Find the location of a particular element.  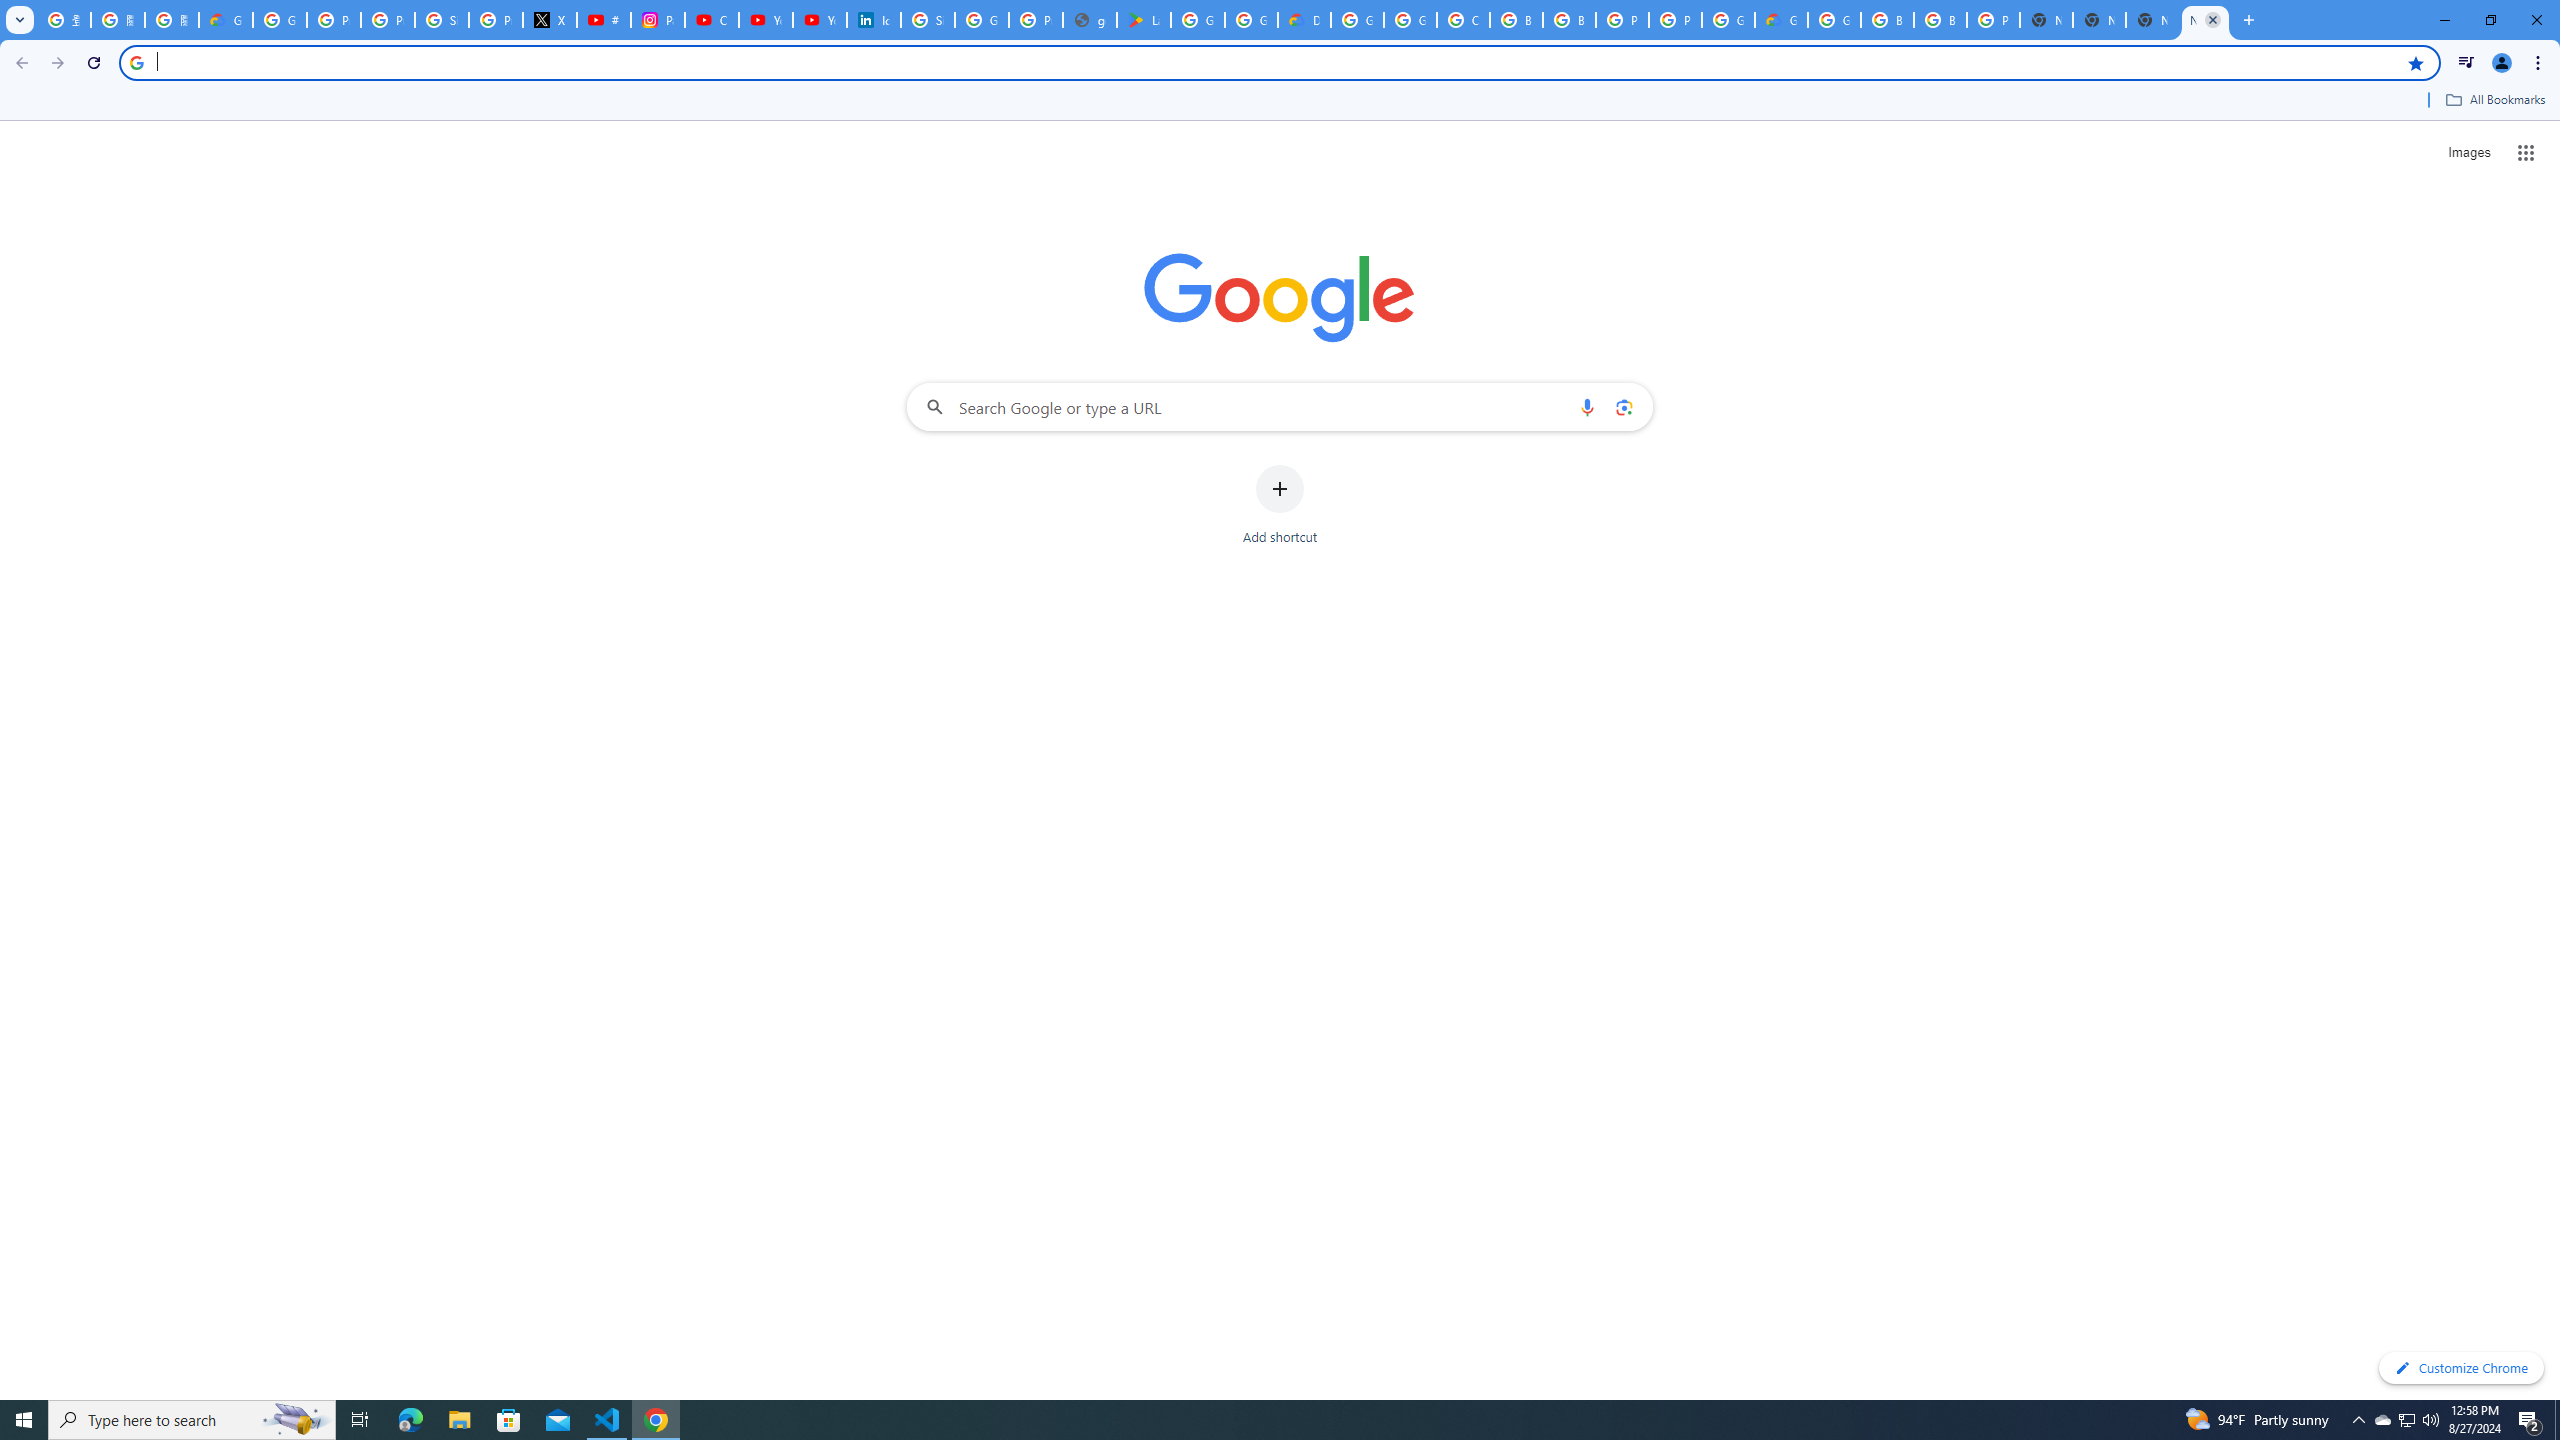

'Last Shelter: Survival - Apps on Google Play' is located at coordinates (1144, 19).